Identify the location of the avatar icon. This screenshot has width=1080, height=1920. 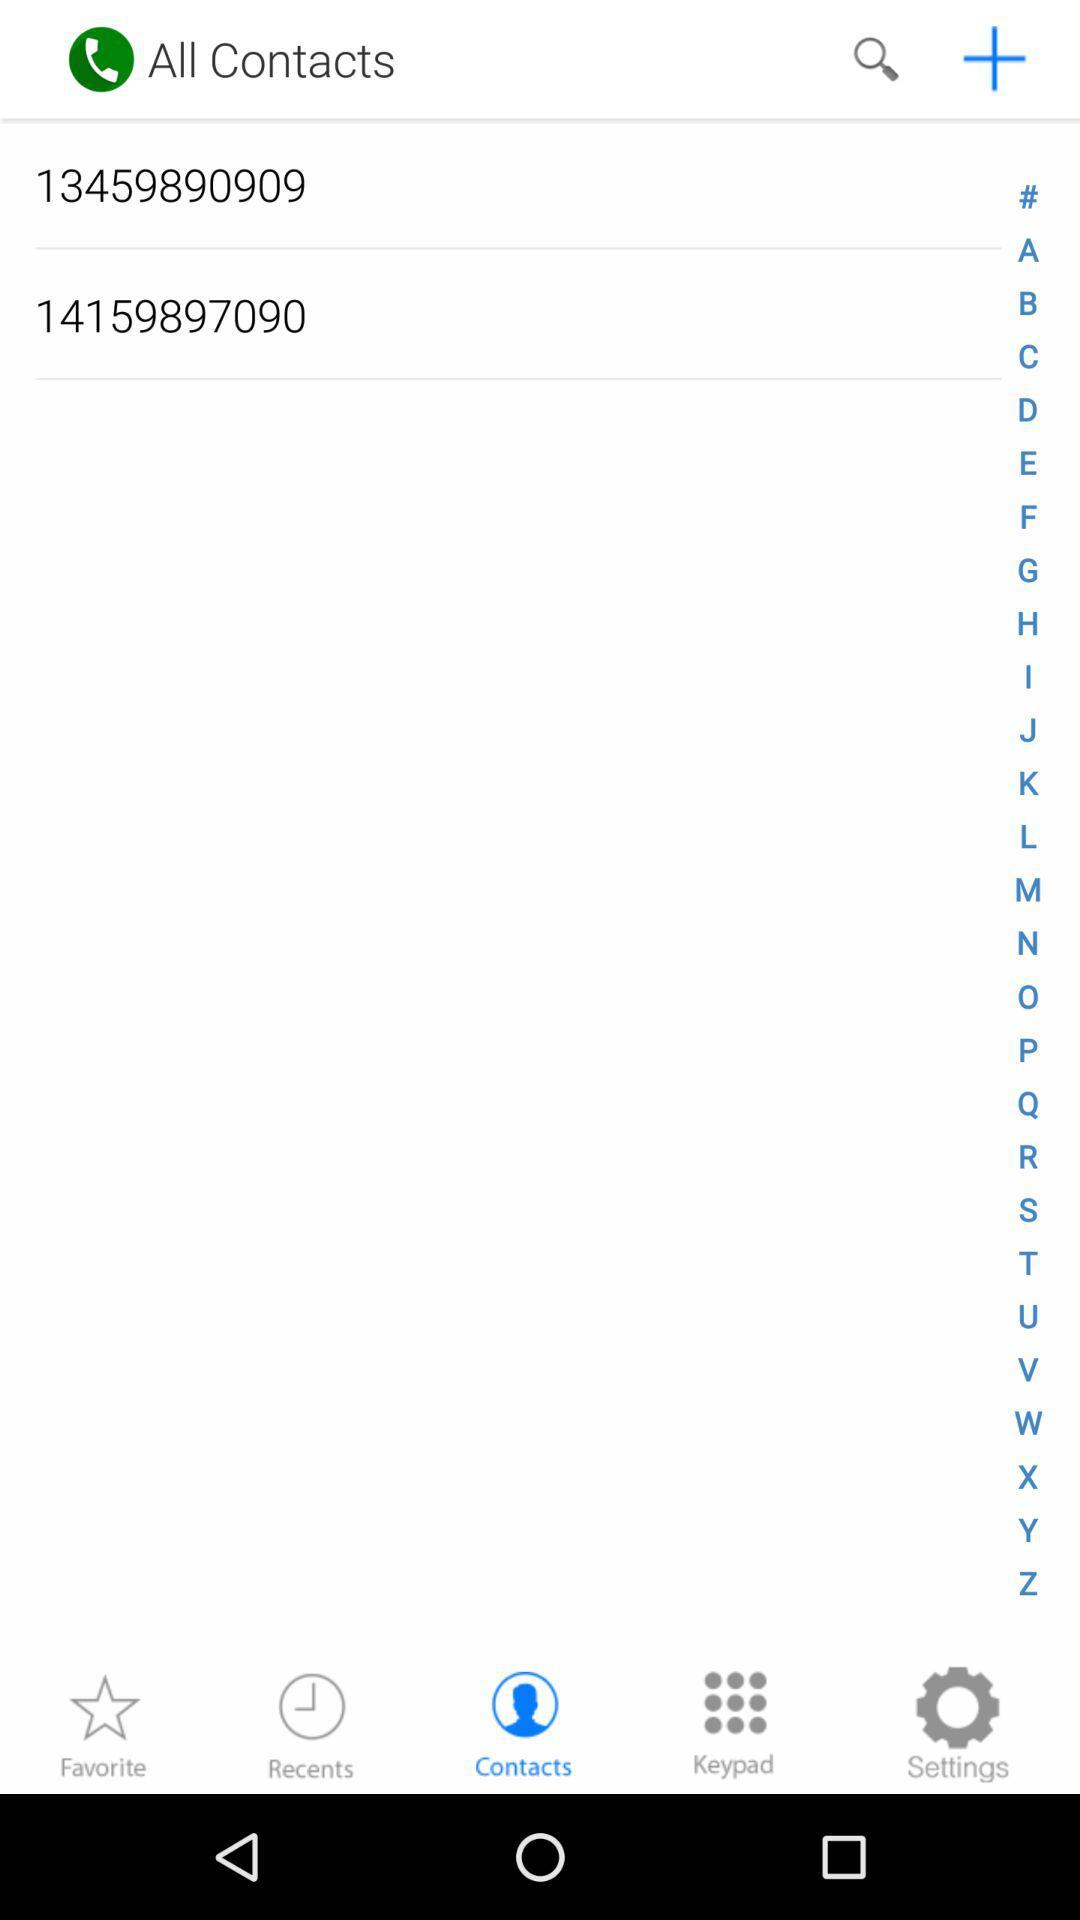
(523, 1844).